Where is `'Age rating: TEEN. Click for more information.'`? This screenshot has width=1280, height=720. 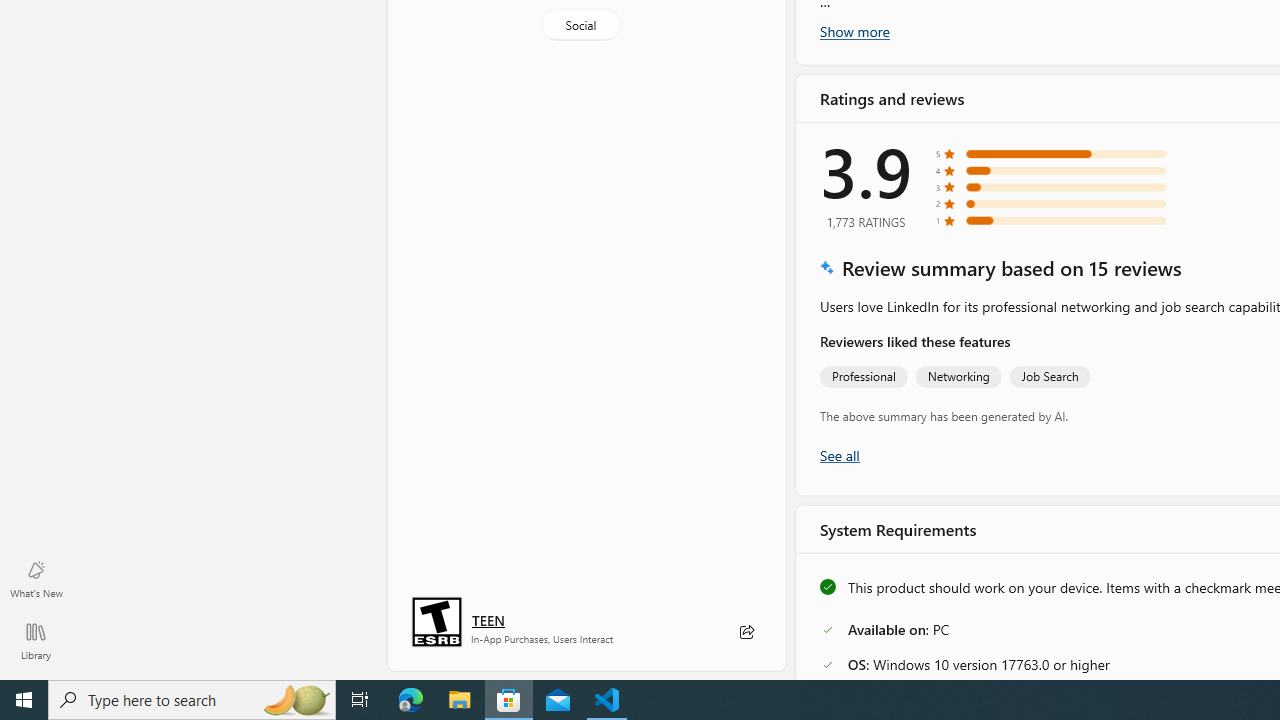
'Age rating: TEEN. Click for more information.' is located at coordinates (488, 618).